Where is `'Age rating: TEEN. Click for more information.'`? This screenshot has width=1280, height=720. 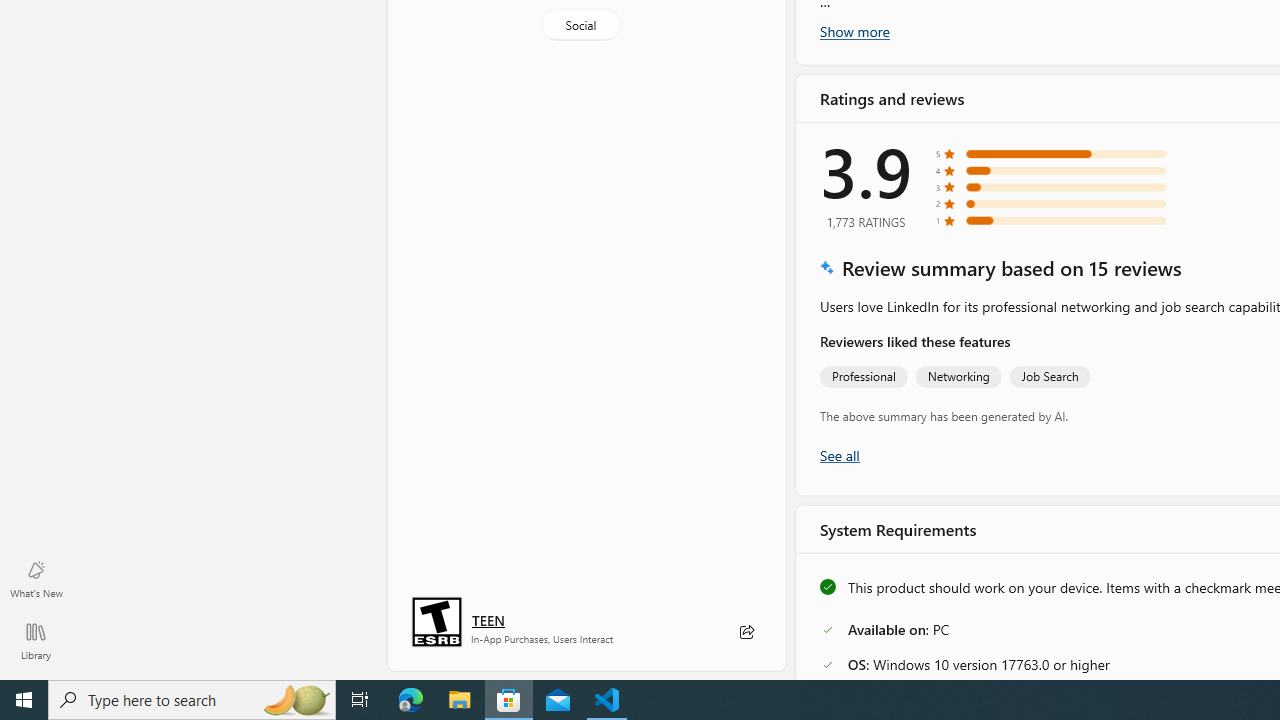
'Age rating: TEEN. Click for more information.' is located at coordinates (488, 618).